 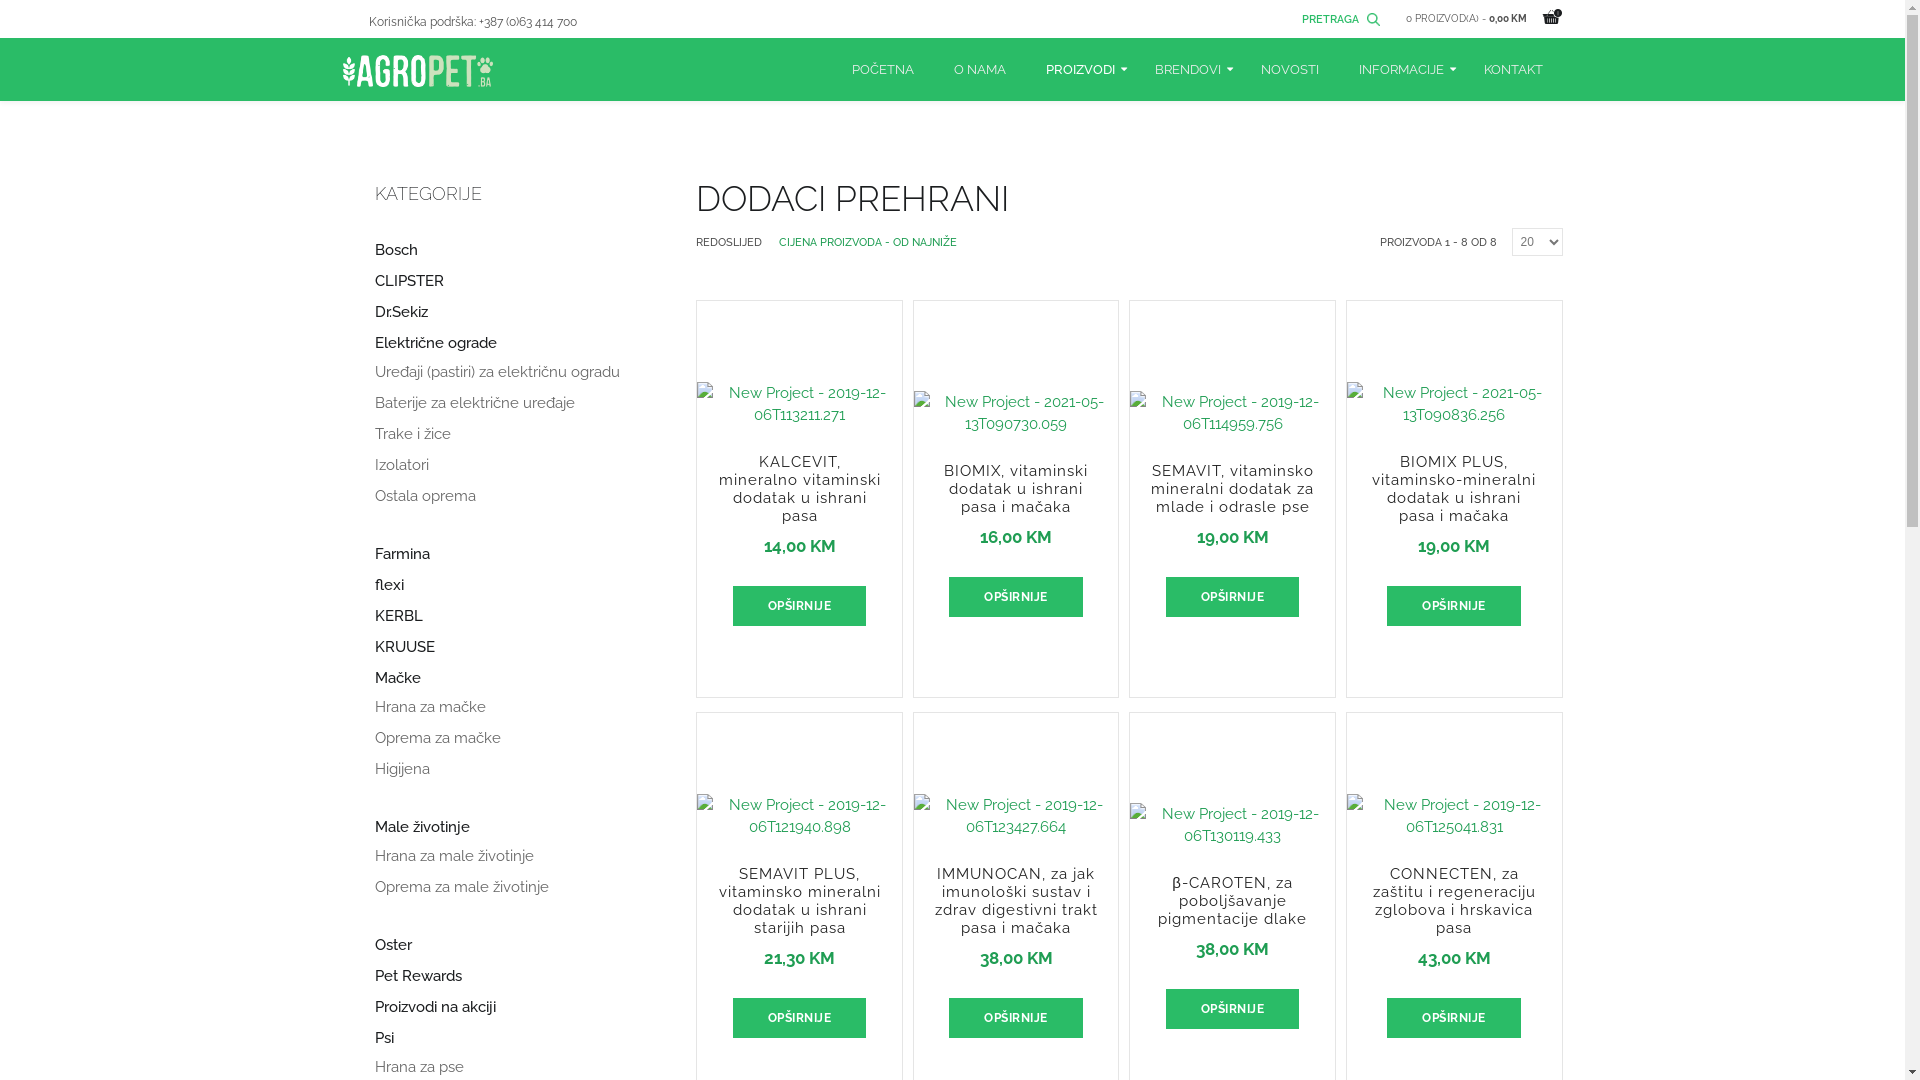 I want to click on 'Proizvodi na akciji', so click(x=433, y=1007).